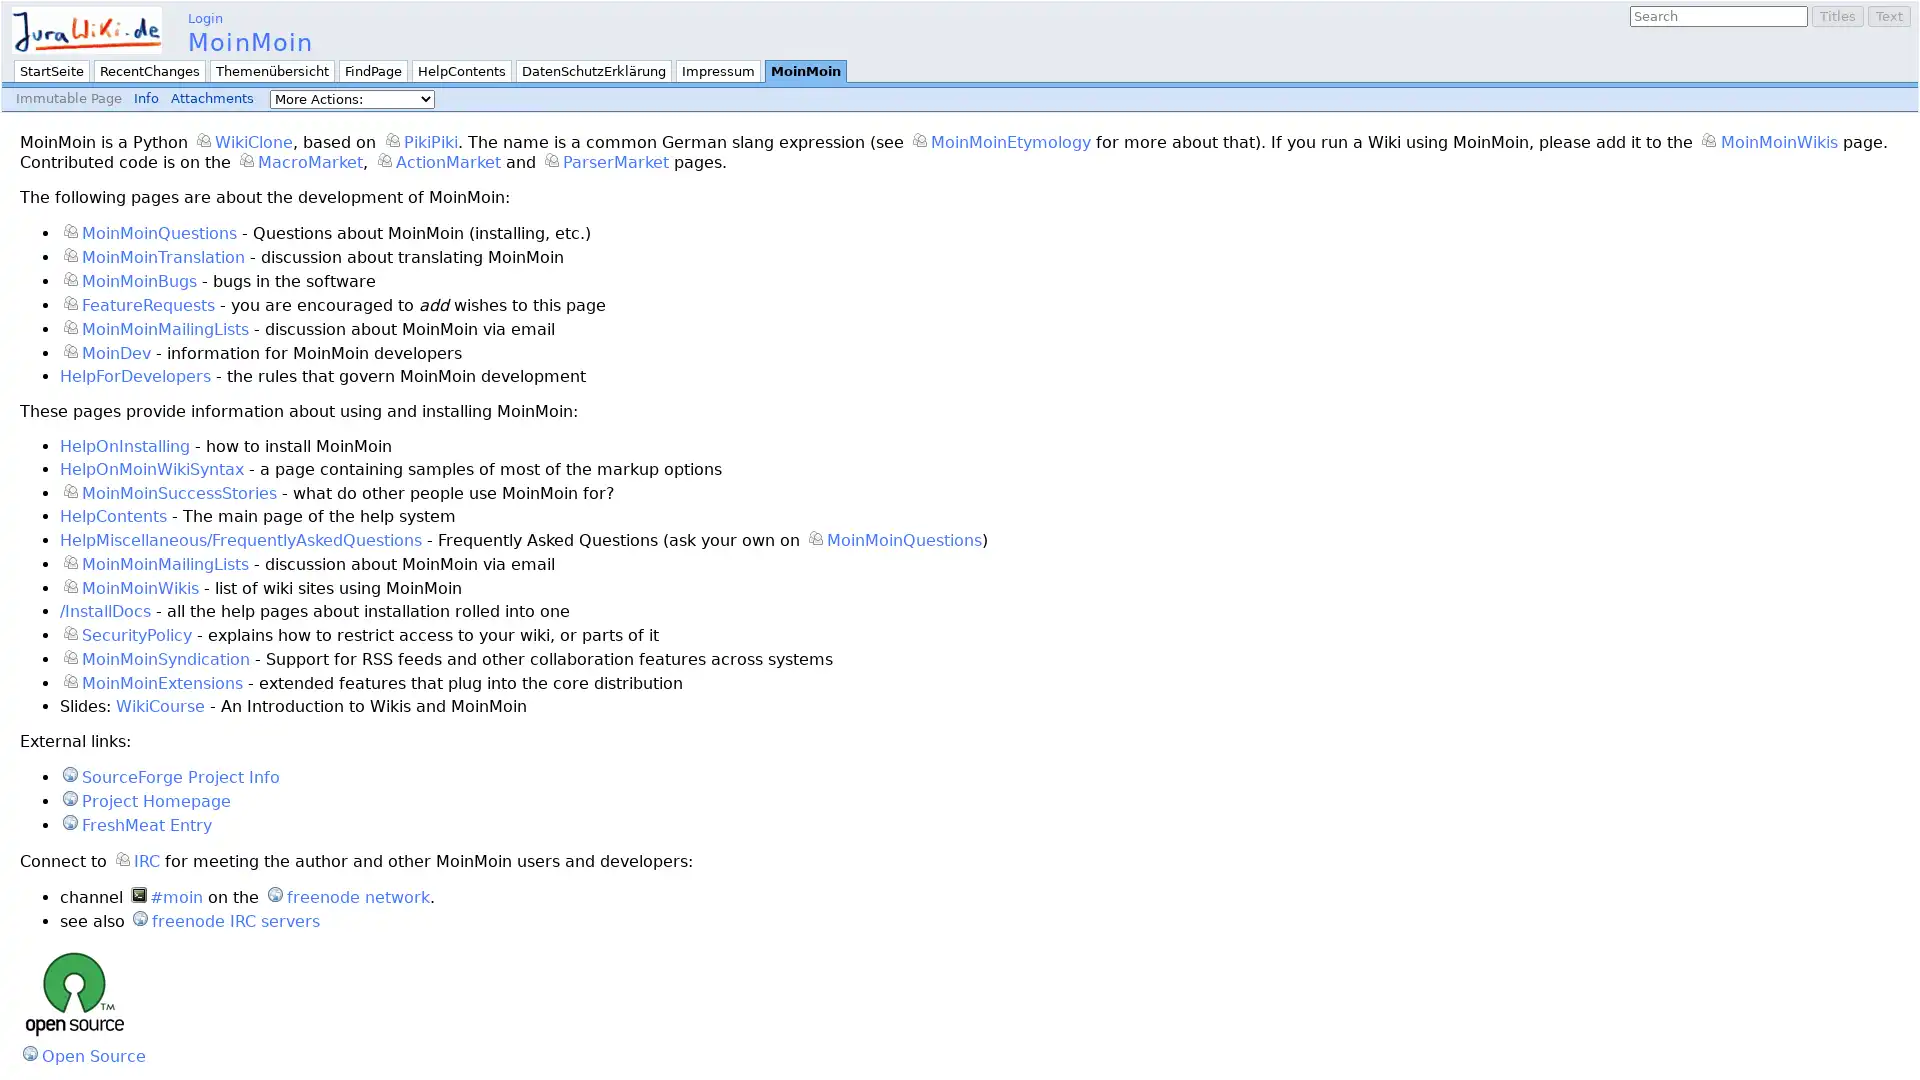  I want to click on Titles, so click(1838, 16).